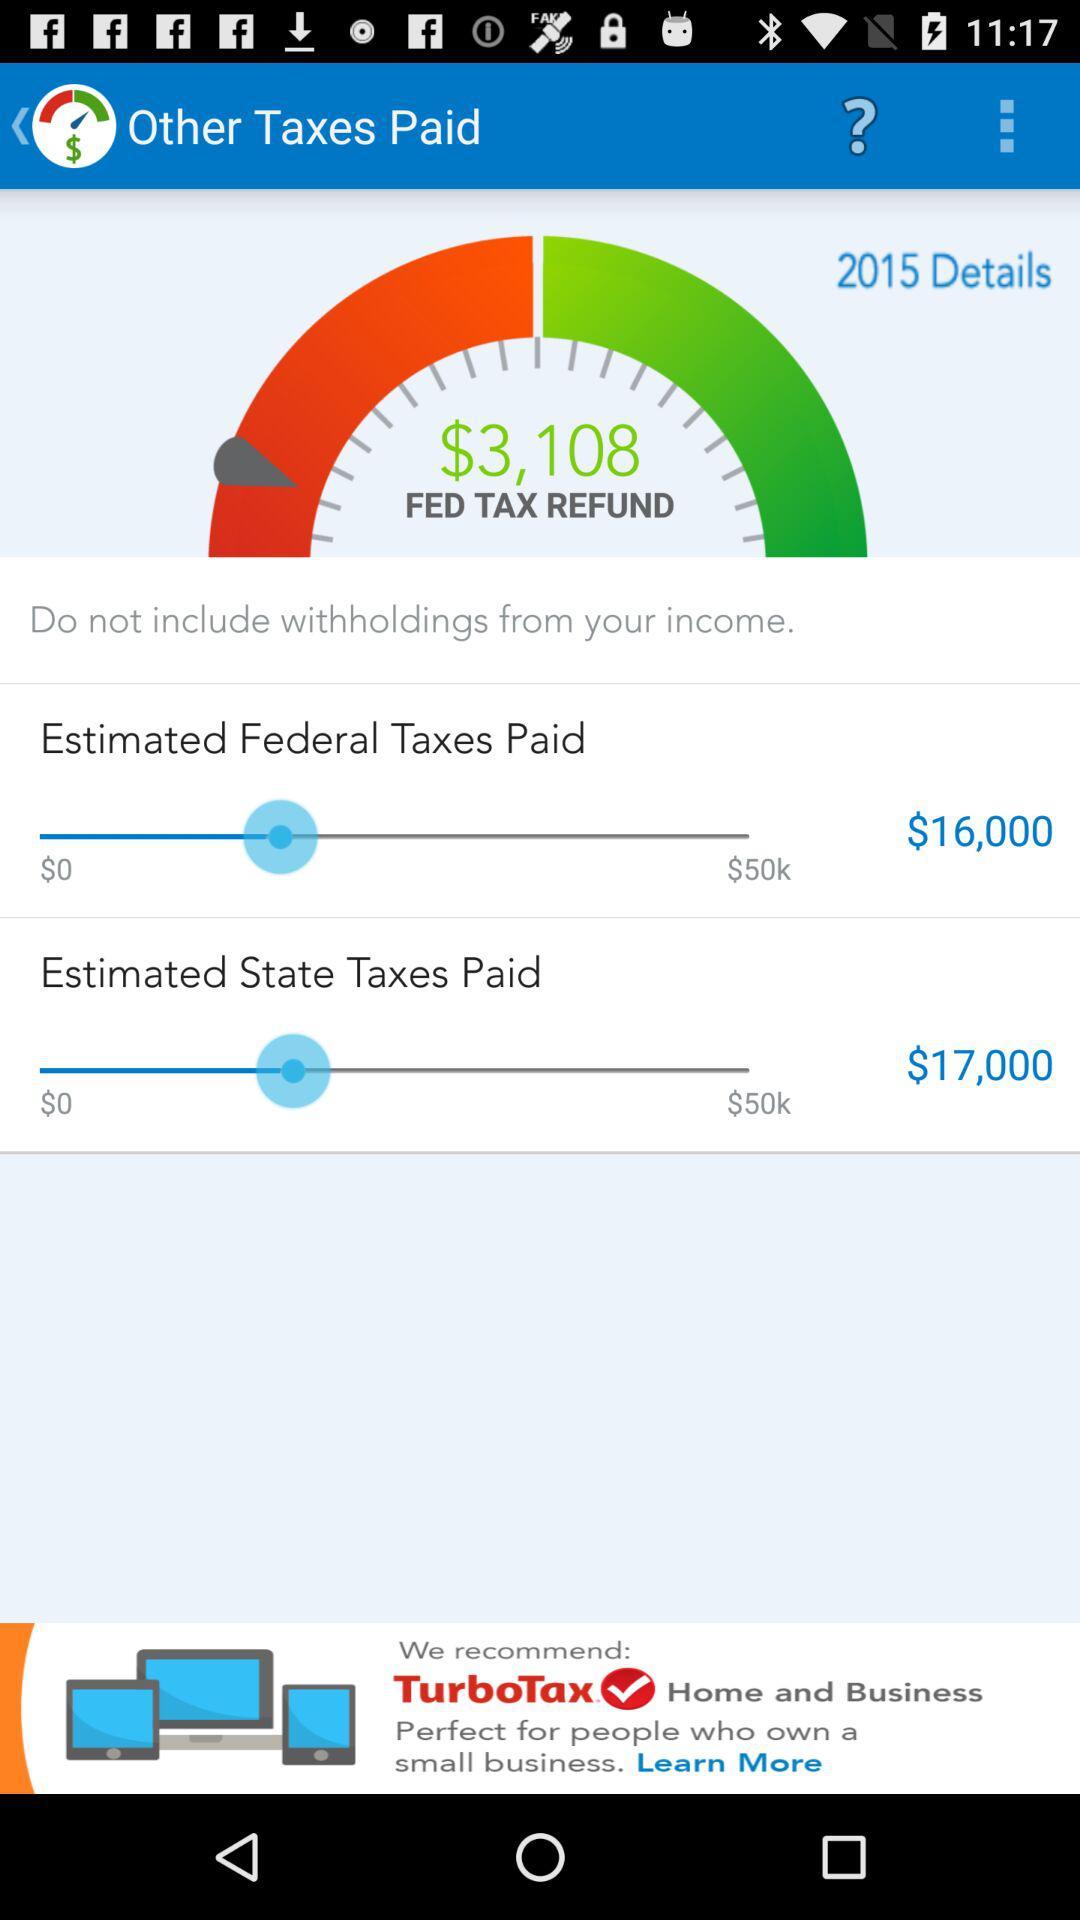  What do you see at coordinates (944, 269) in the screenshot?
I see `the icon above the $16,000 icon` at bounding box center [944, 269].